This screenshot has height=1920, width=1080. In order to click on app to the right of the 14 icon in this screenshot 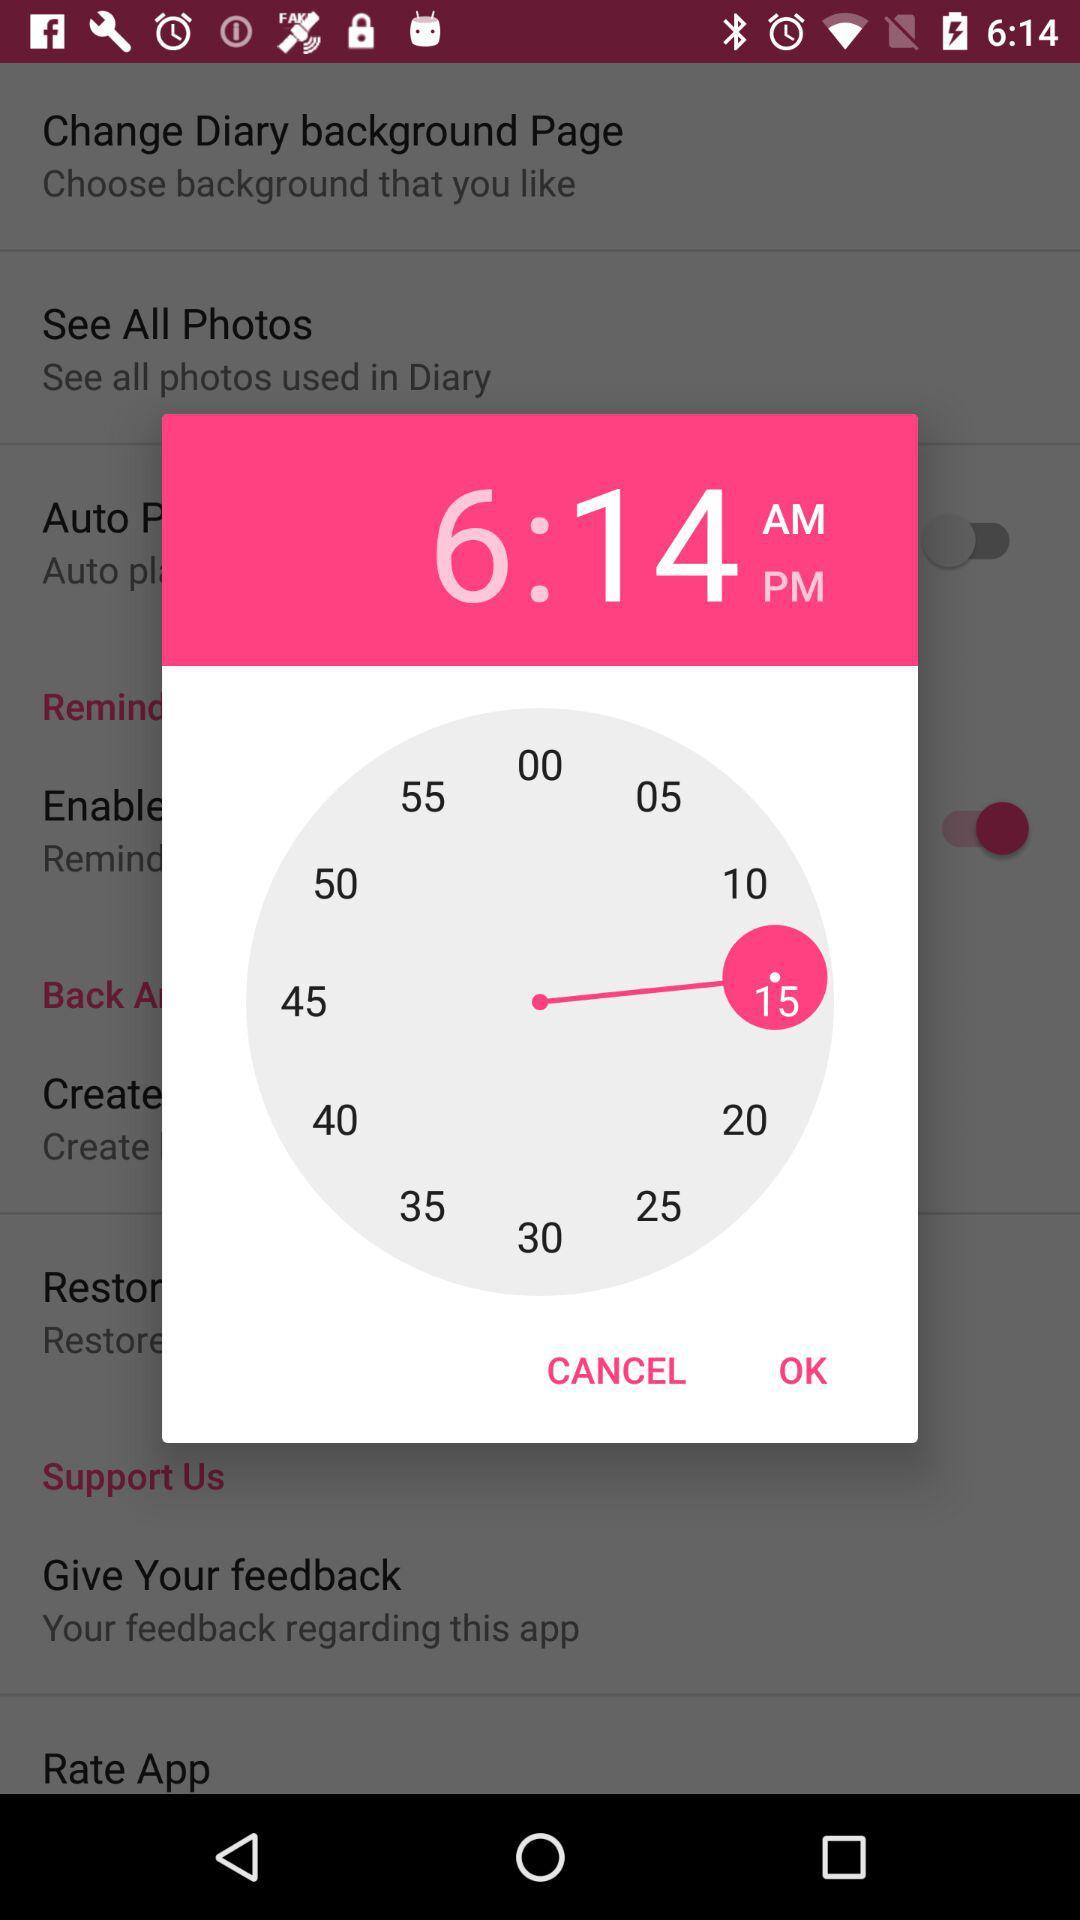, I will do `click(793, 512)`.